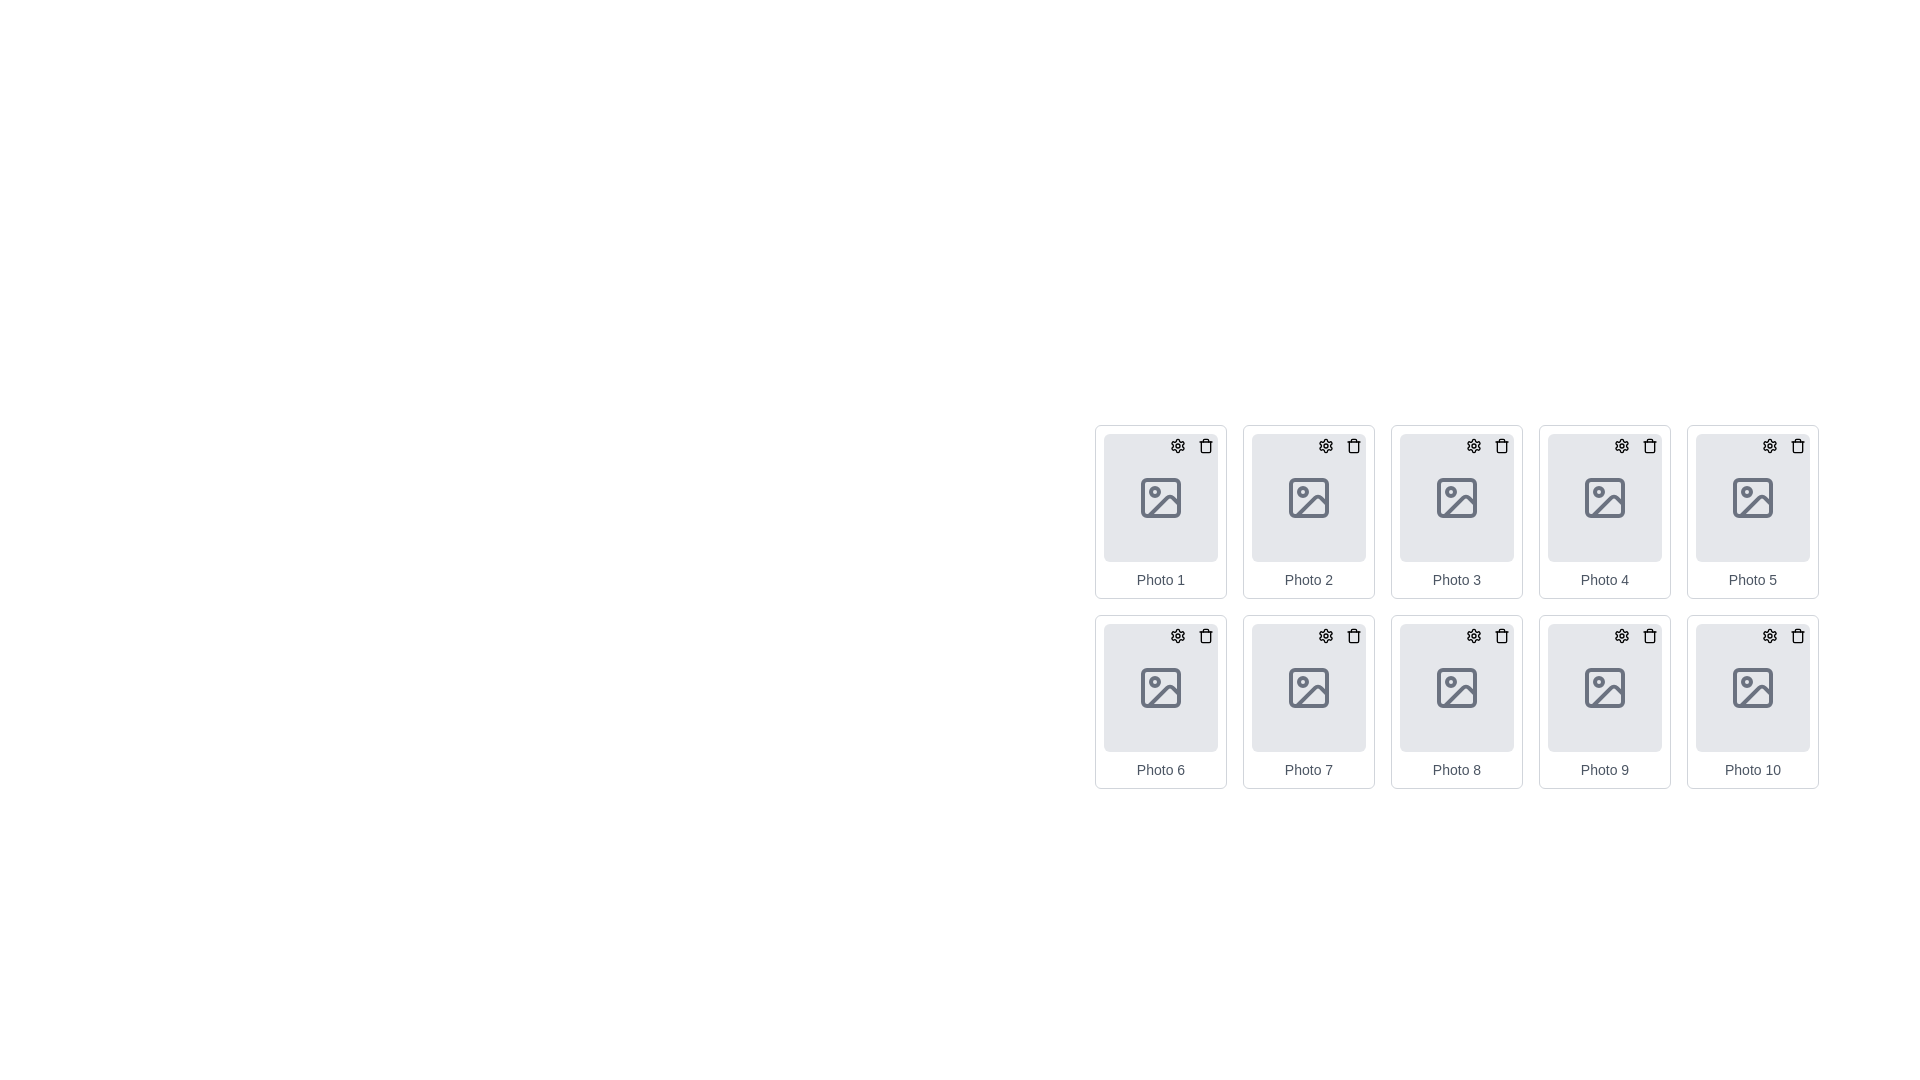 The width and height of the screenshot is (1920, 1080). Describe the element at coordinates (1770, 445) in the screenshot. I see `the small gear icon representing settings located in the top-right corner of the grid cell labeled 'Photo 5'` at that location.